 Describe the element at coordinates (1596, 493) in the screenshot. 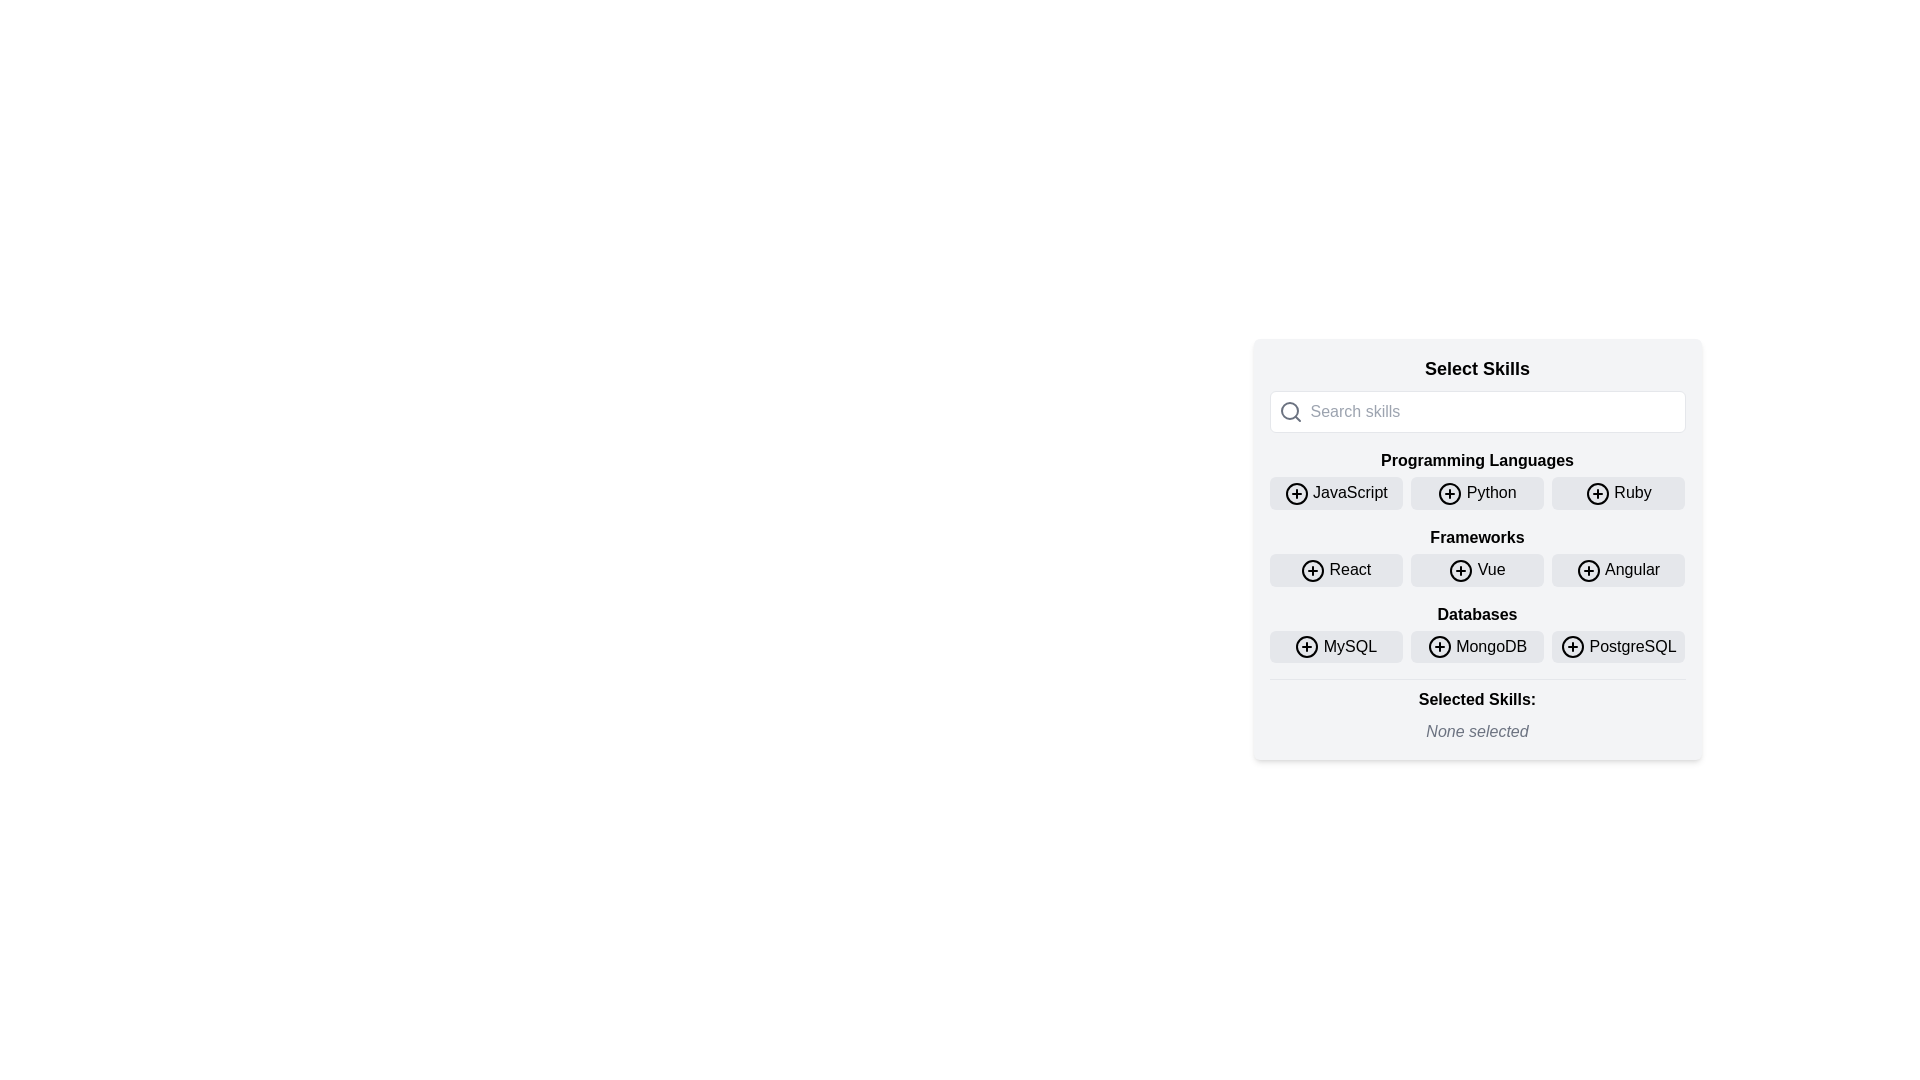

I see `the visual state of the SVG circular shape within the 'Ruby' button, which is the third option in the 'Programming Languages' section` at that location.